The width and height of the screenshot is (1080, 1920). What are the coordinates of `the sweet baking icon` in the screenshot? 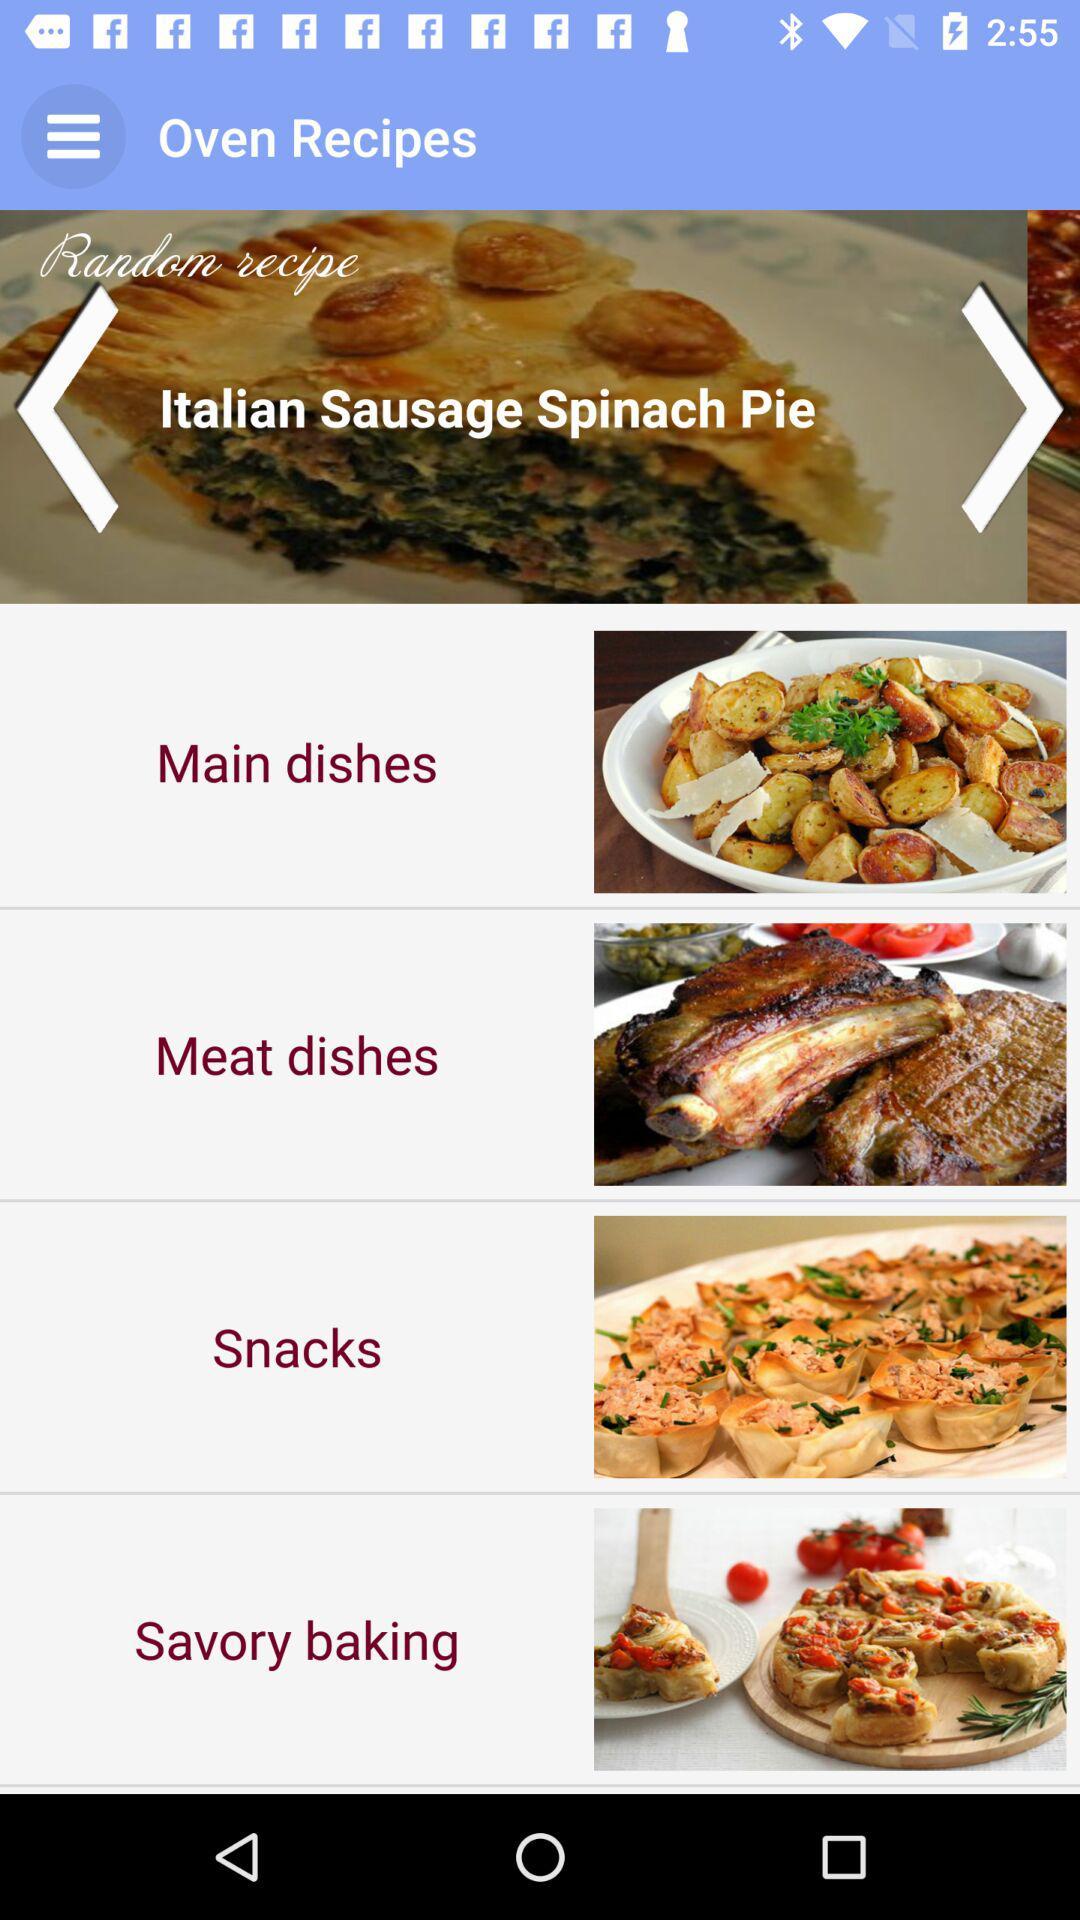 It's located at (297, 1790).